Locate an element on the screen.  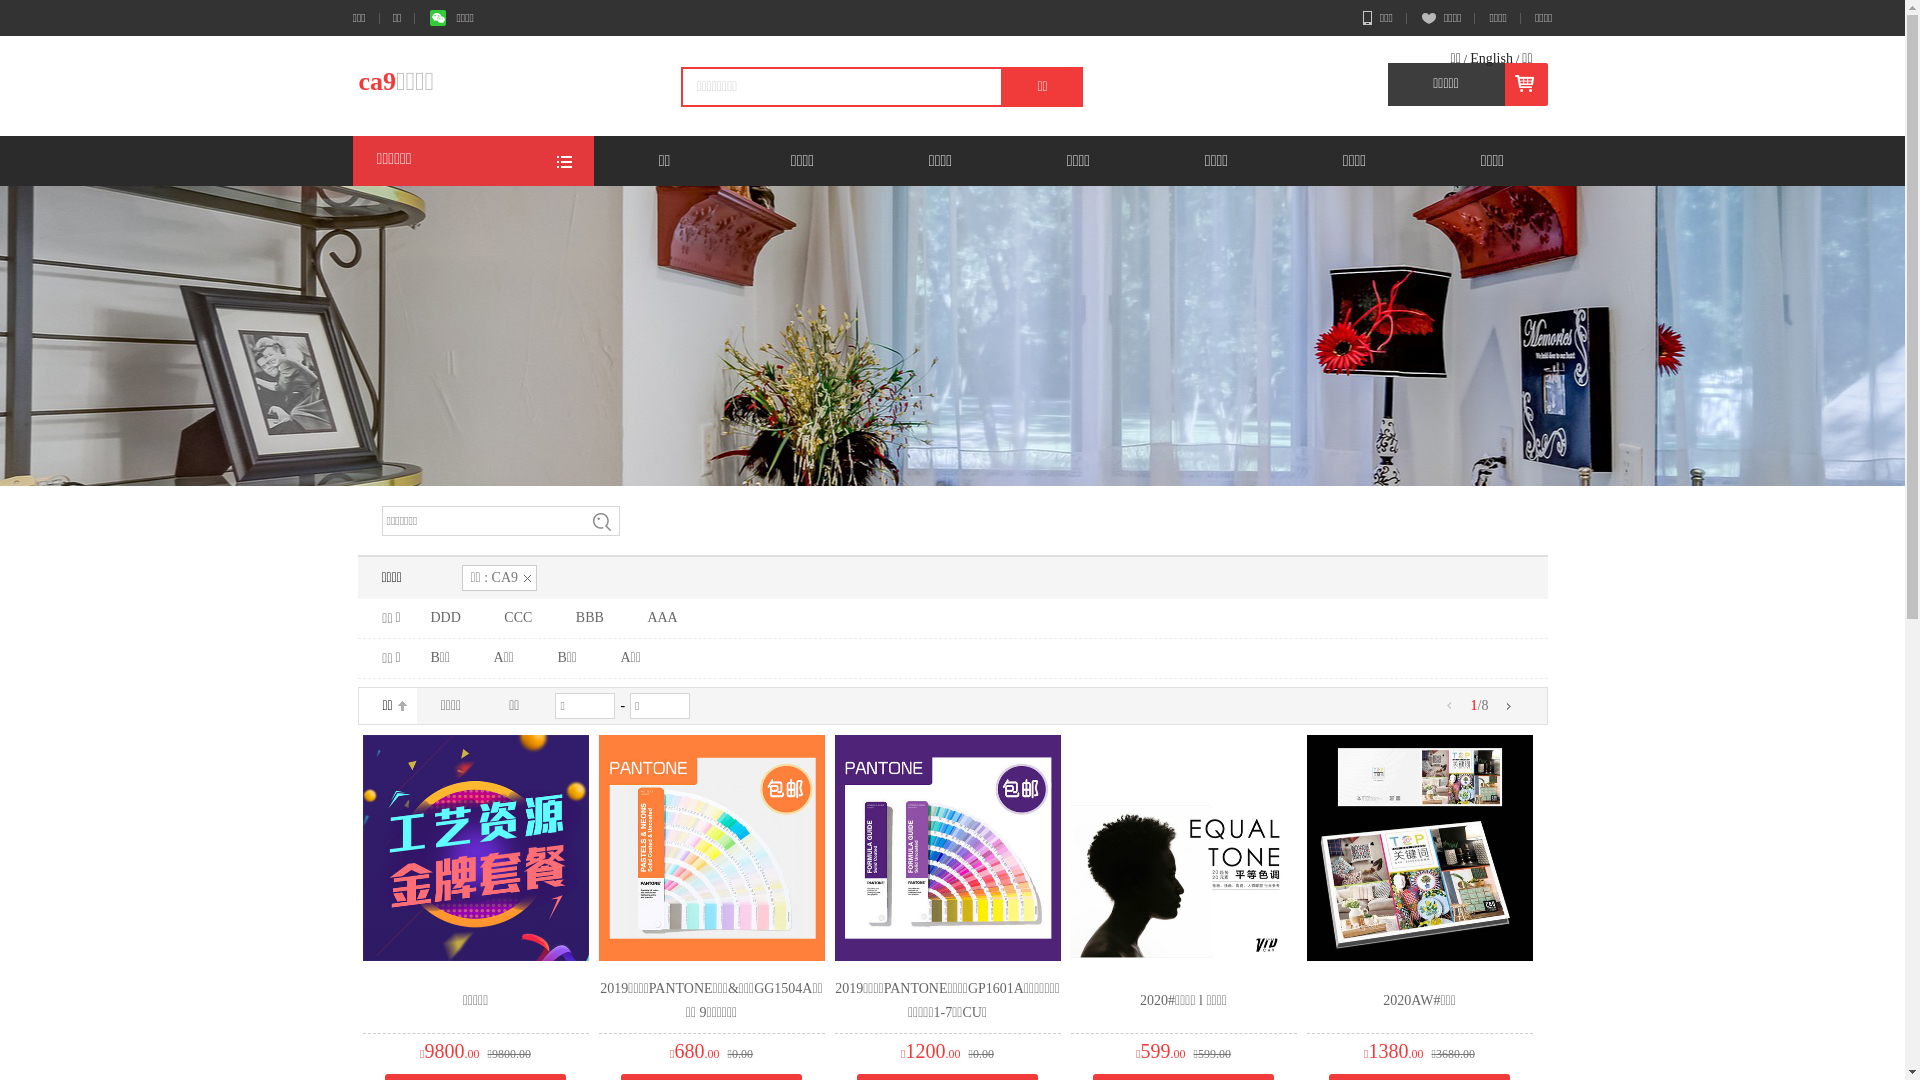
'English' is located at coordinates (1491, 57).